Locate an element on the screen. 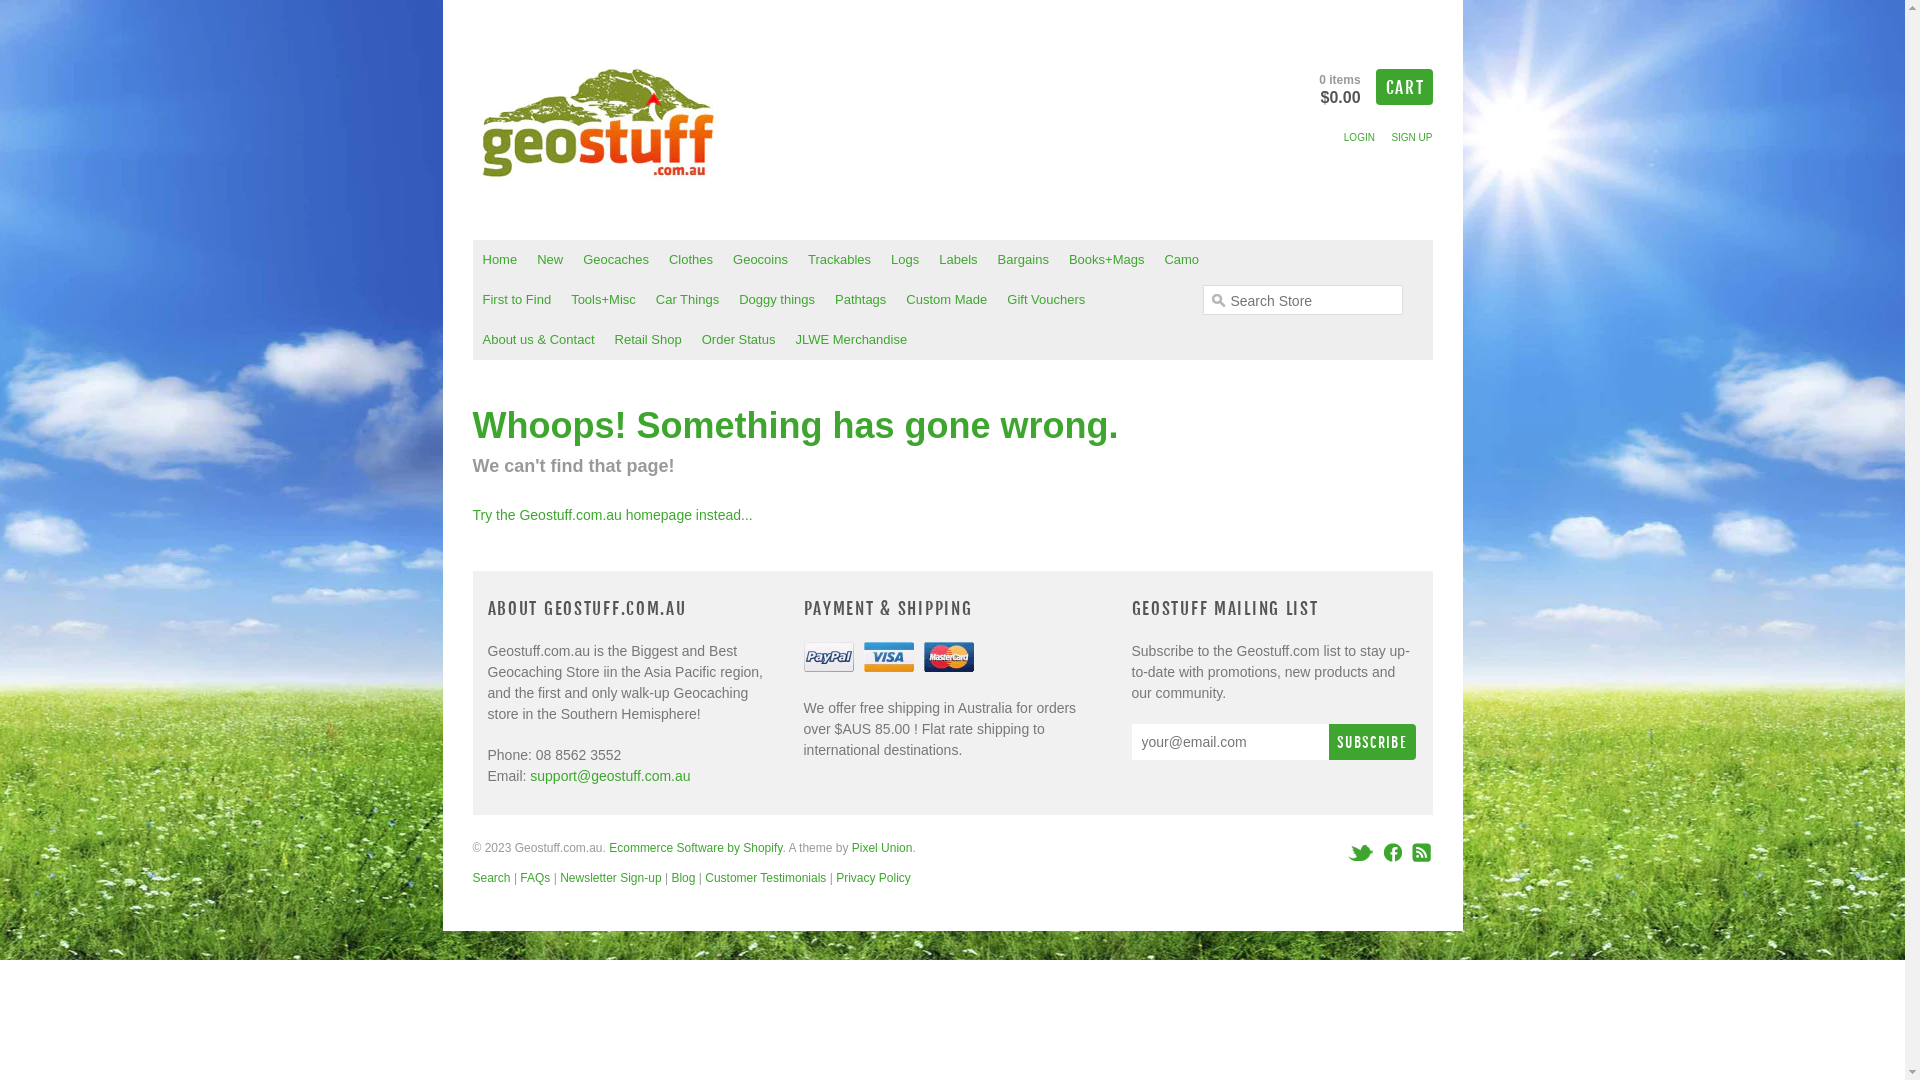 This screenshot has width=1920, height=1080. 'Camo' is located at coordinates (1153, 258).